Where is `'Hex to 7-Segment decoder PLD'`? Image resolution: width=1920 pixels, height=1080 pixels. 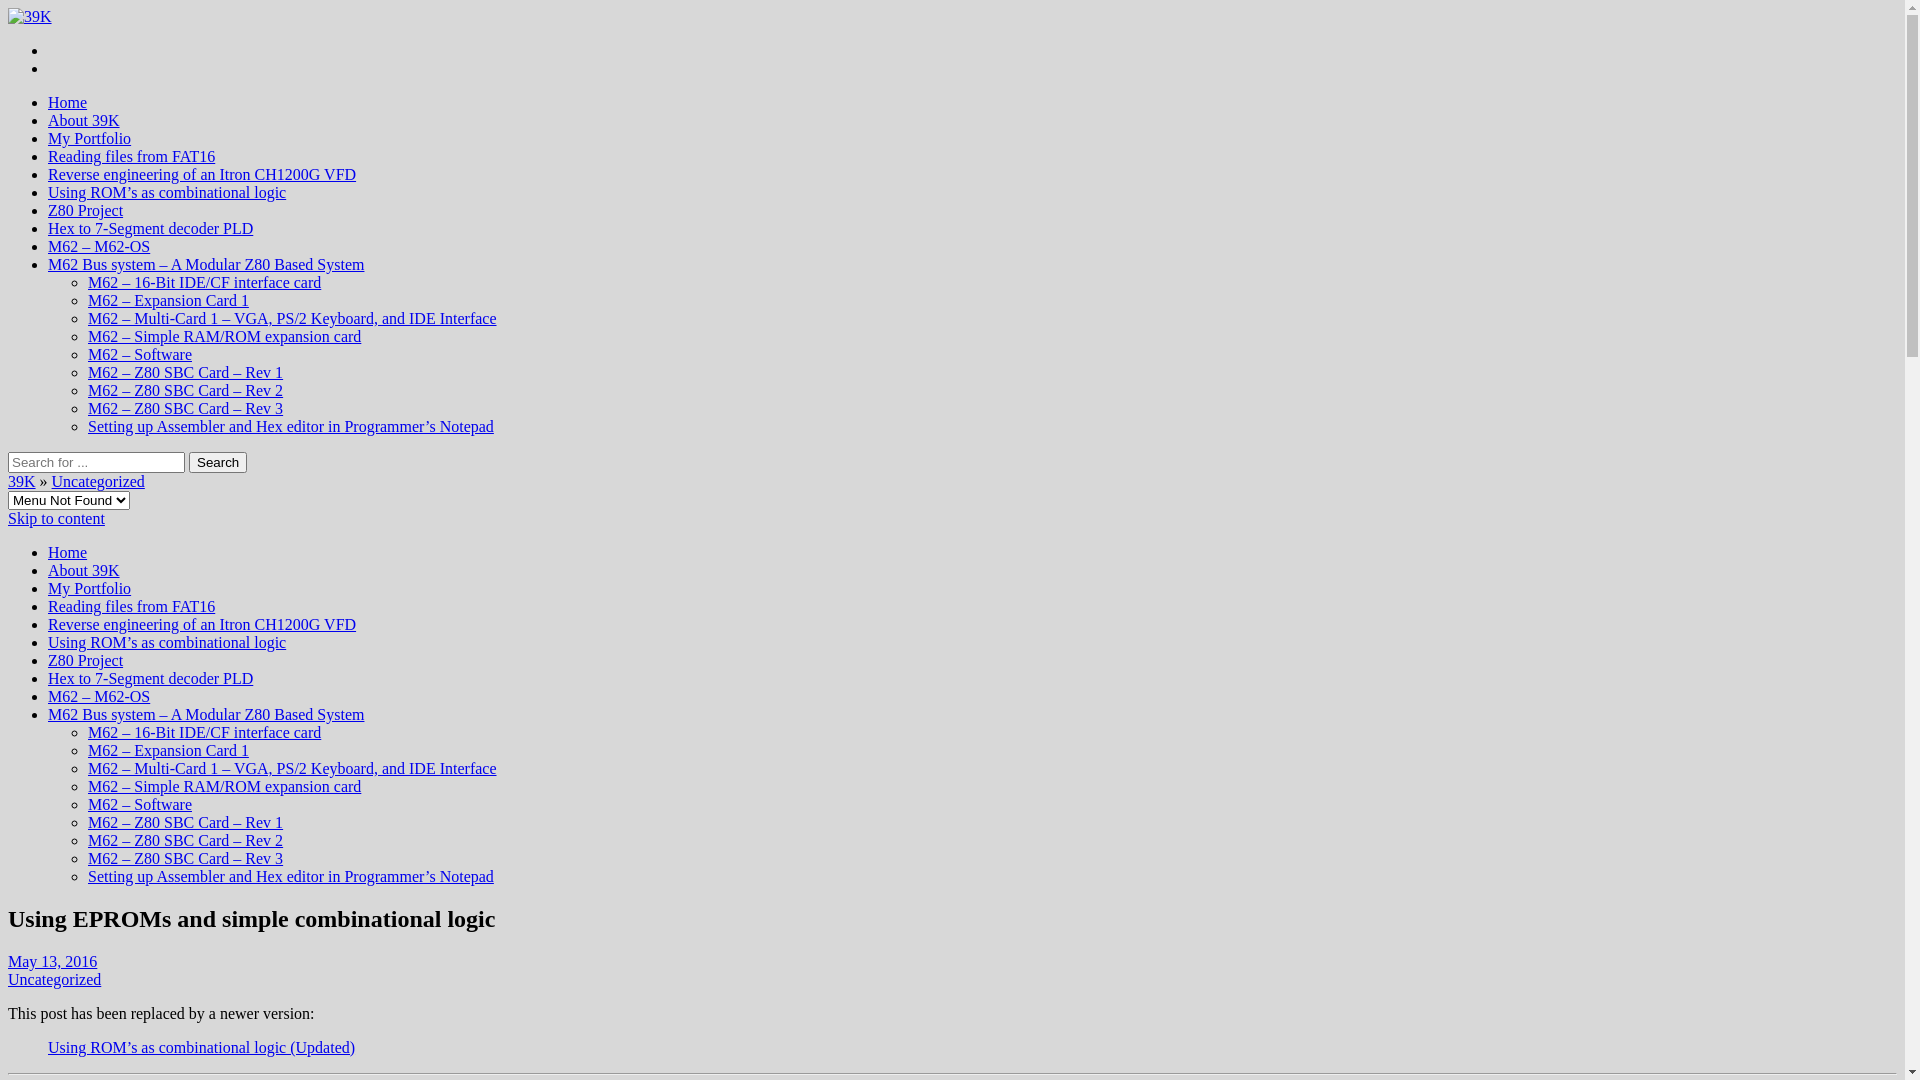
'Hex to 7-Segment decoder PLD' is located at coordinates (149, 227).